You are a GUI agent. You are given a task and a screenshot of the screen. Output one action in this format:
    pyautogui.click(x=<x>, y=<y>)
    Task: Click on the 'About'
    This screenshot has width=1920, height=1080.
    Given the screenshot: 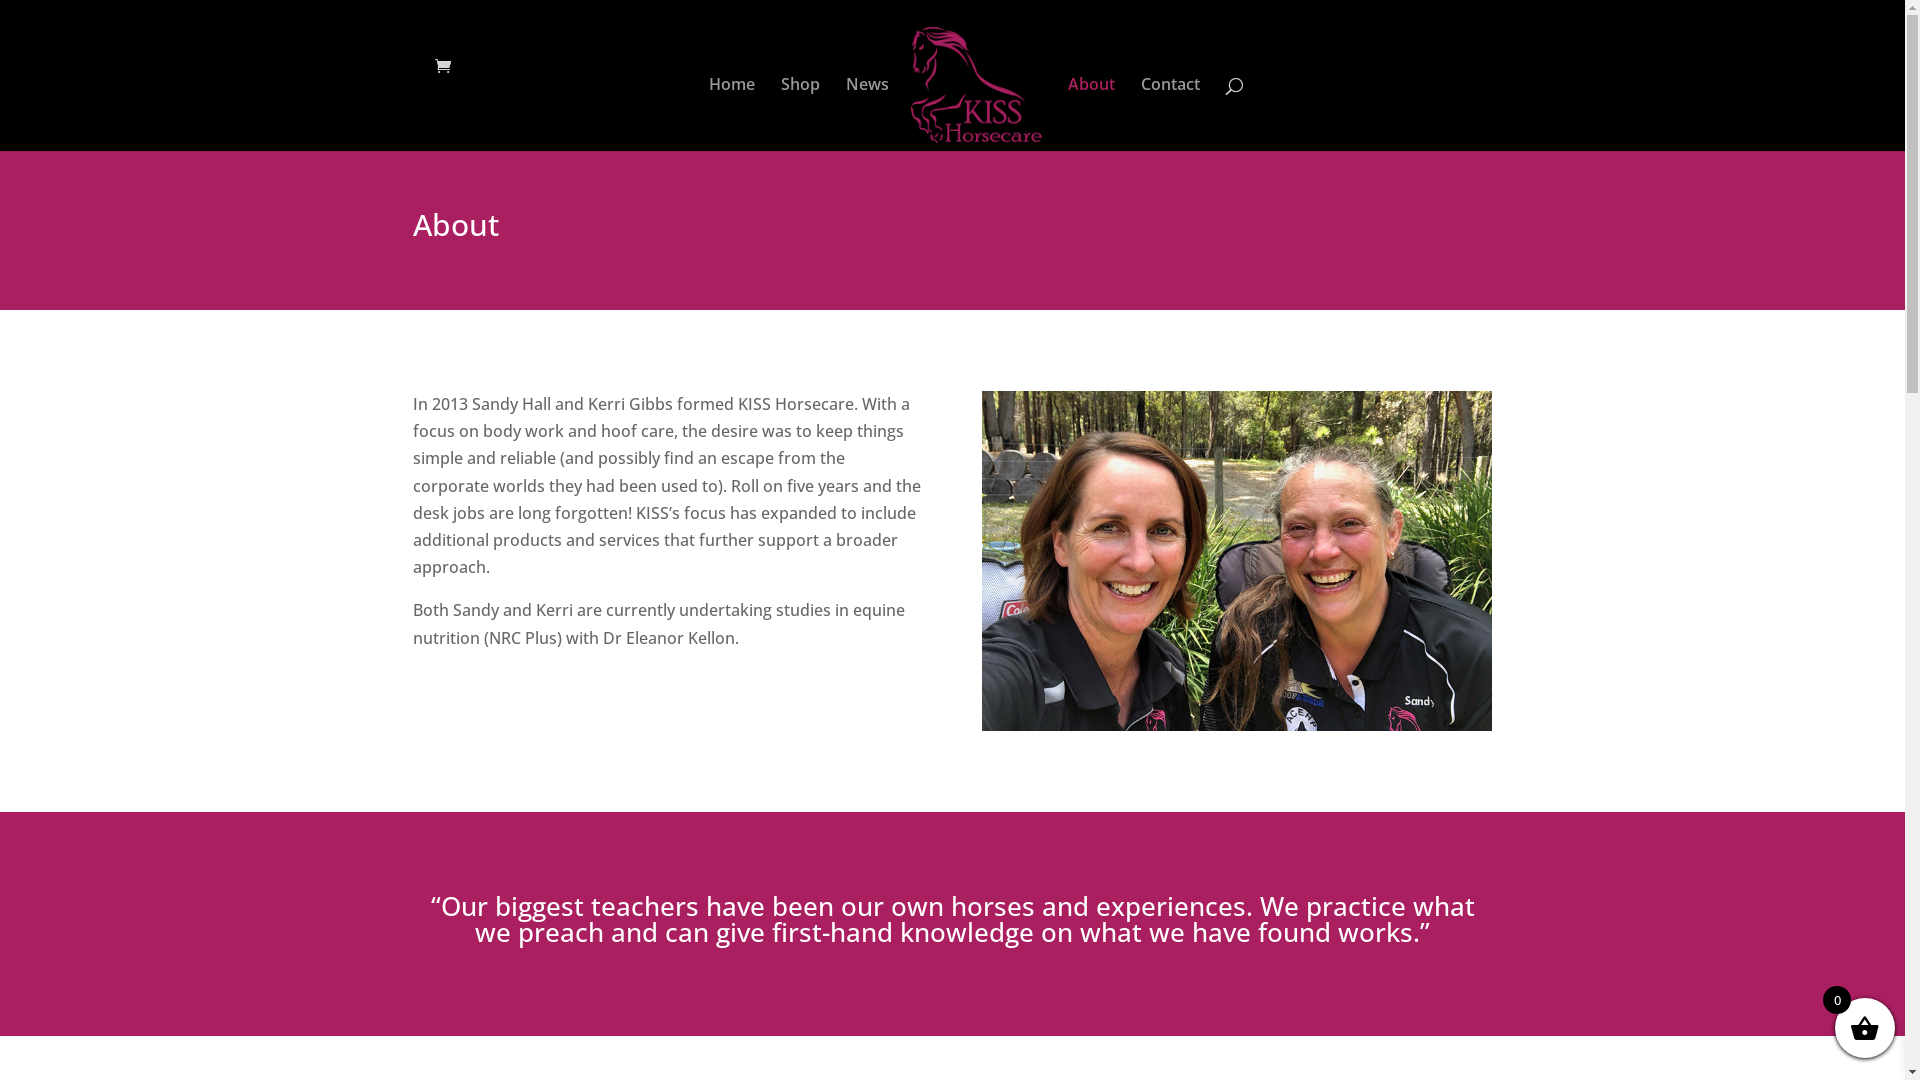 What is the action you would take?
    pyautogui.click(x=1090, y=114)
    